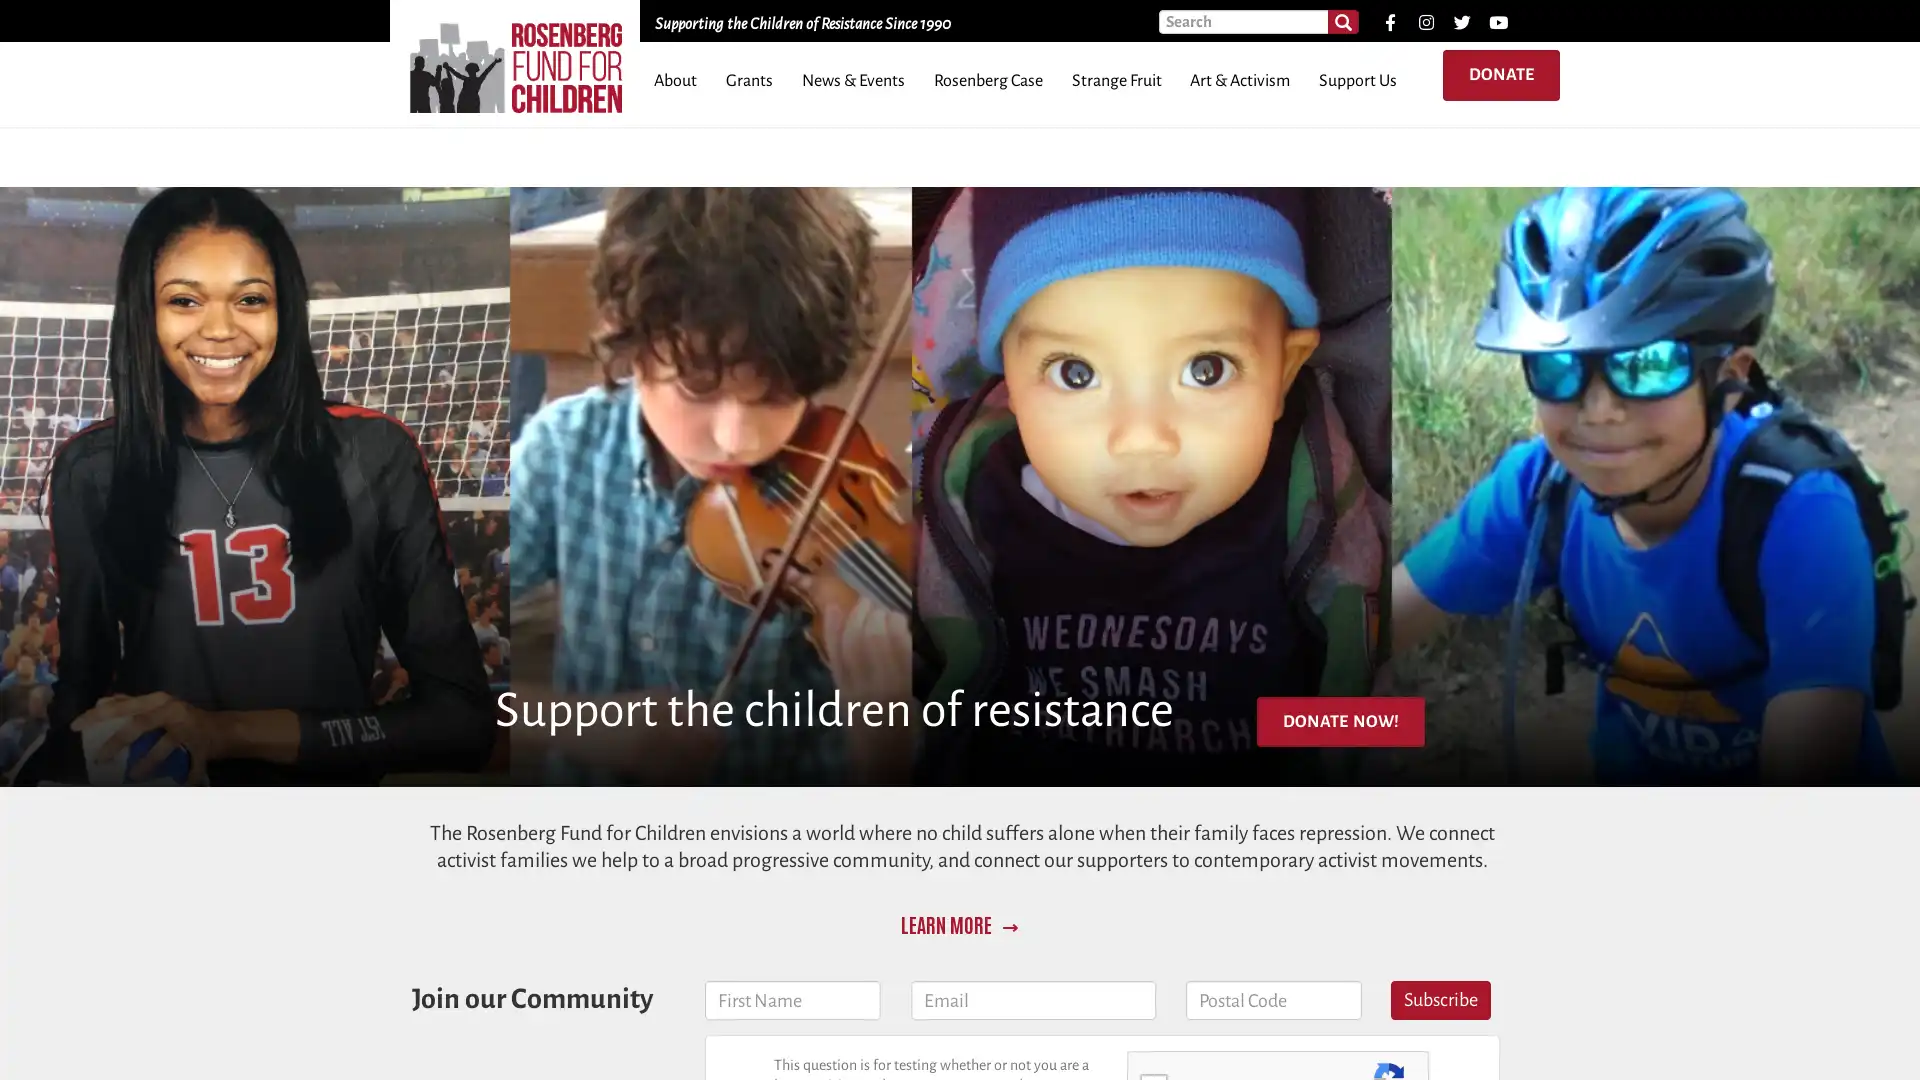  Describe the element at coordinates (1342, 22) in the screenshot. I see `Search` at that location.